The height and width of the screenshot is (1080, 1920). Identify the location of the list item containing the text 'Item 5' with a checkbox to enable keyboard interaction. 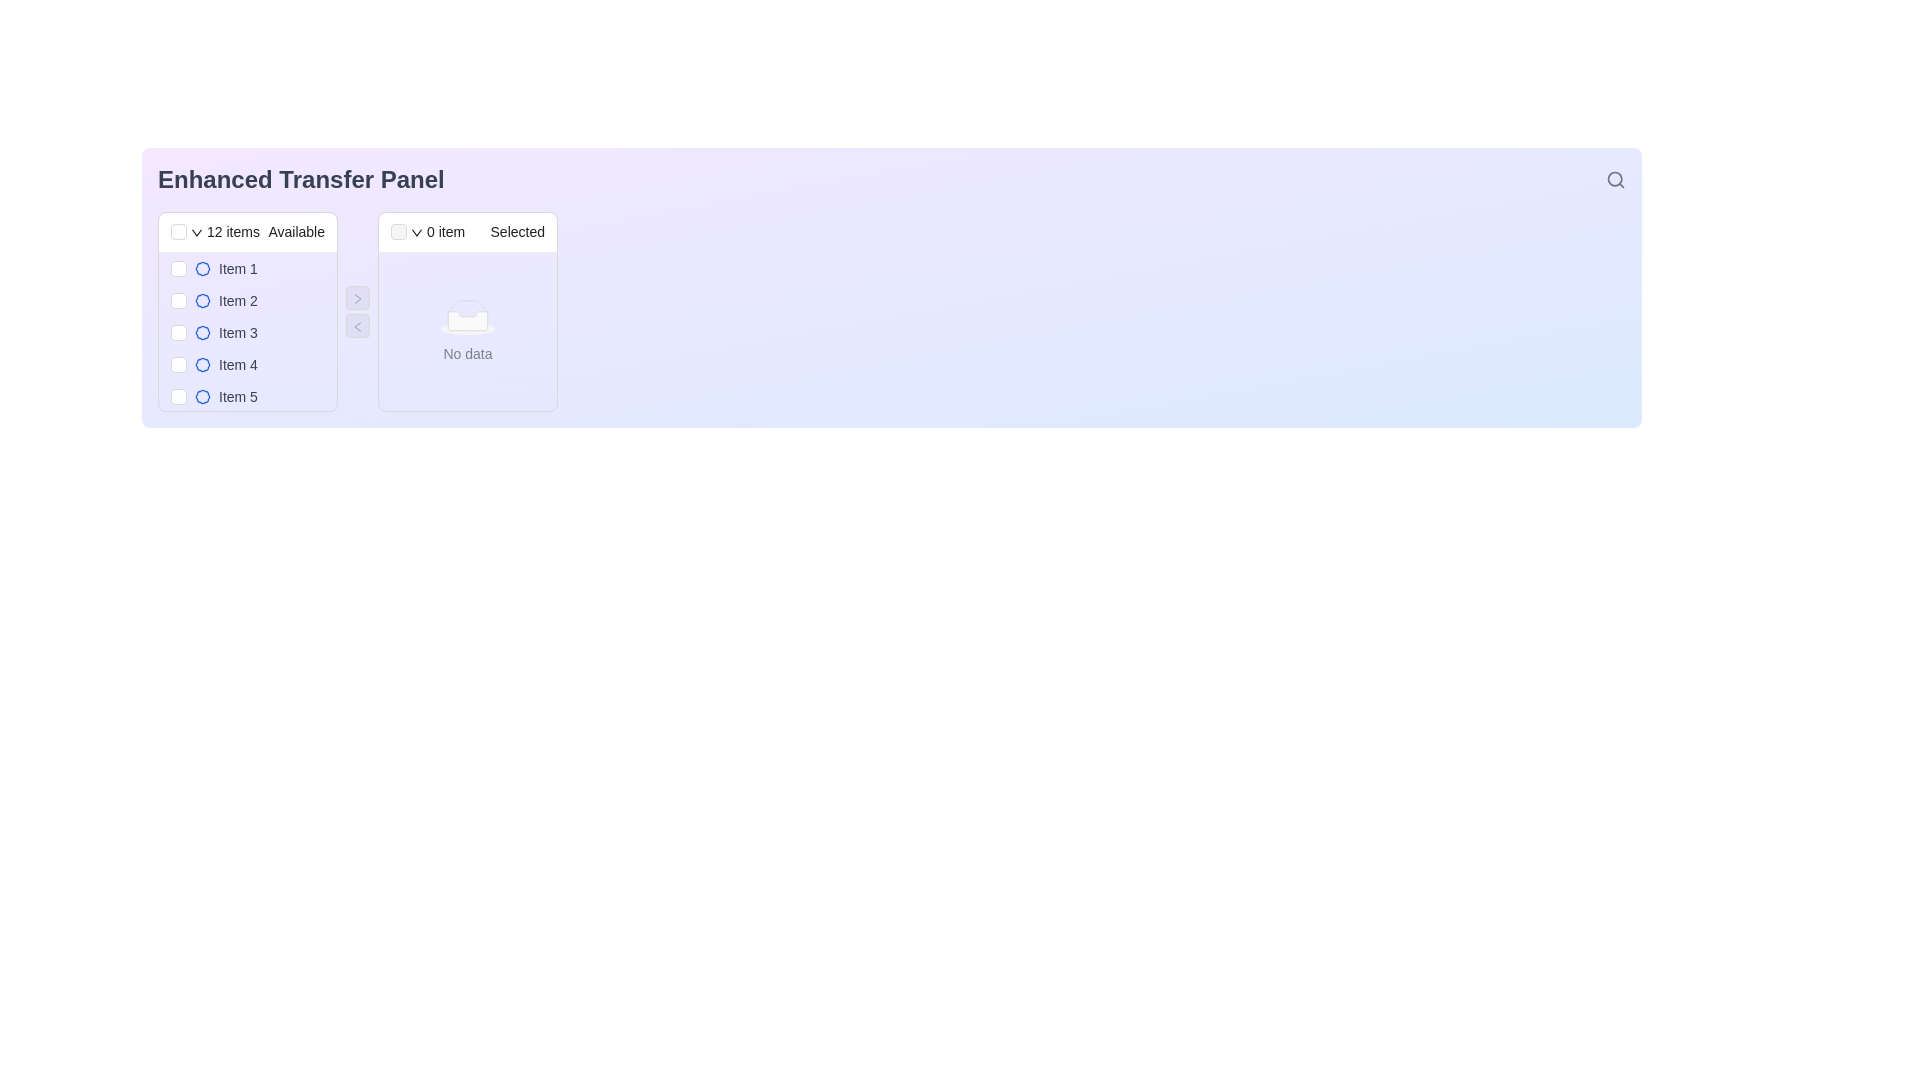
(247, 397).